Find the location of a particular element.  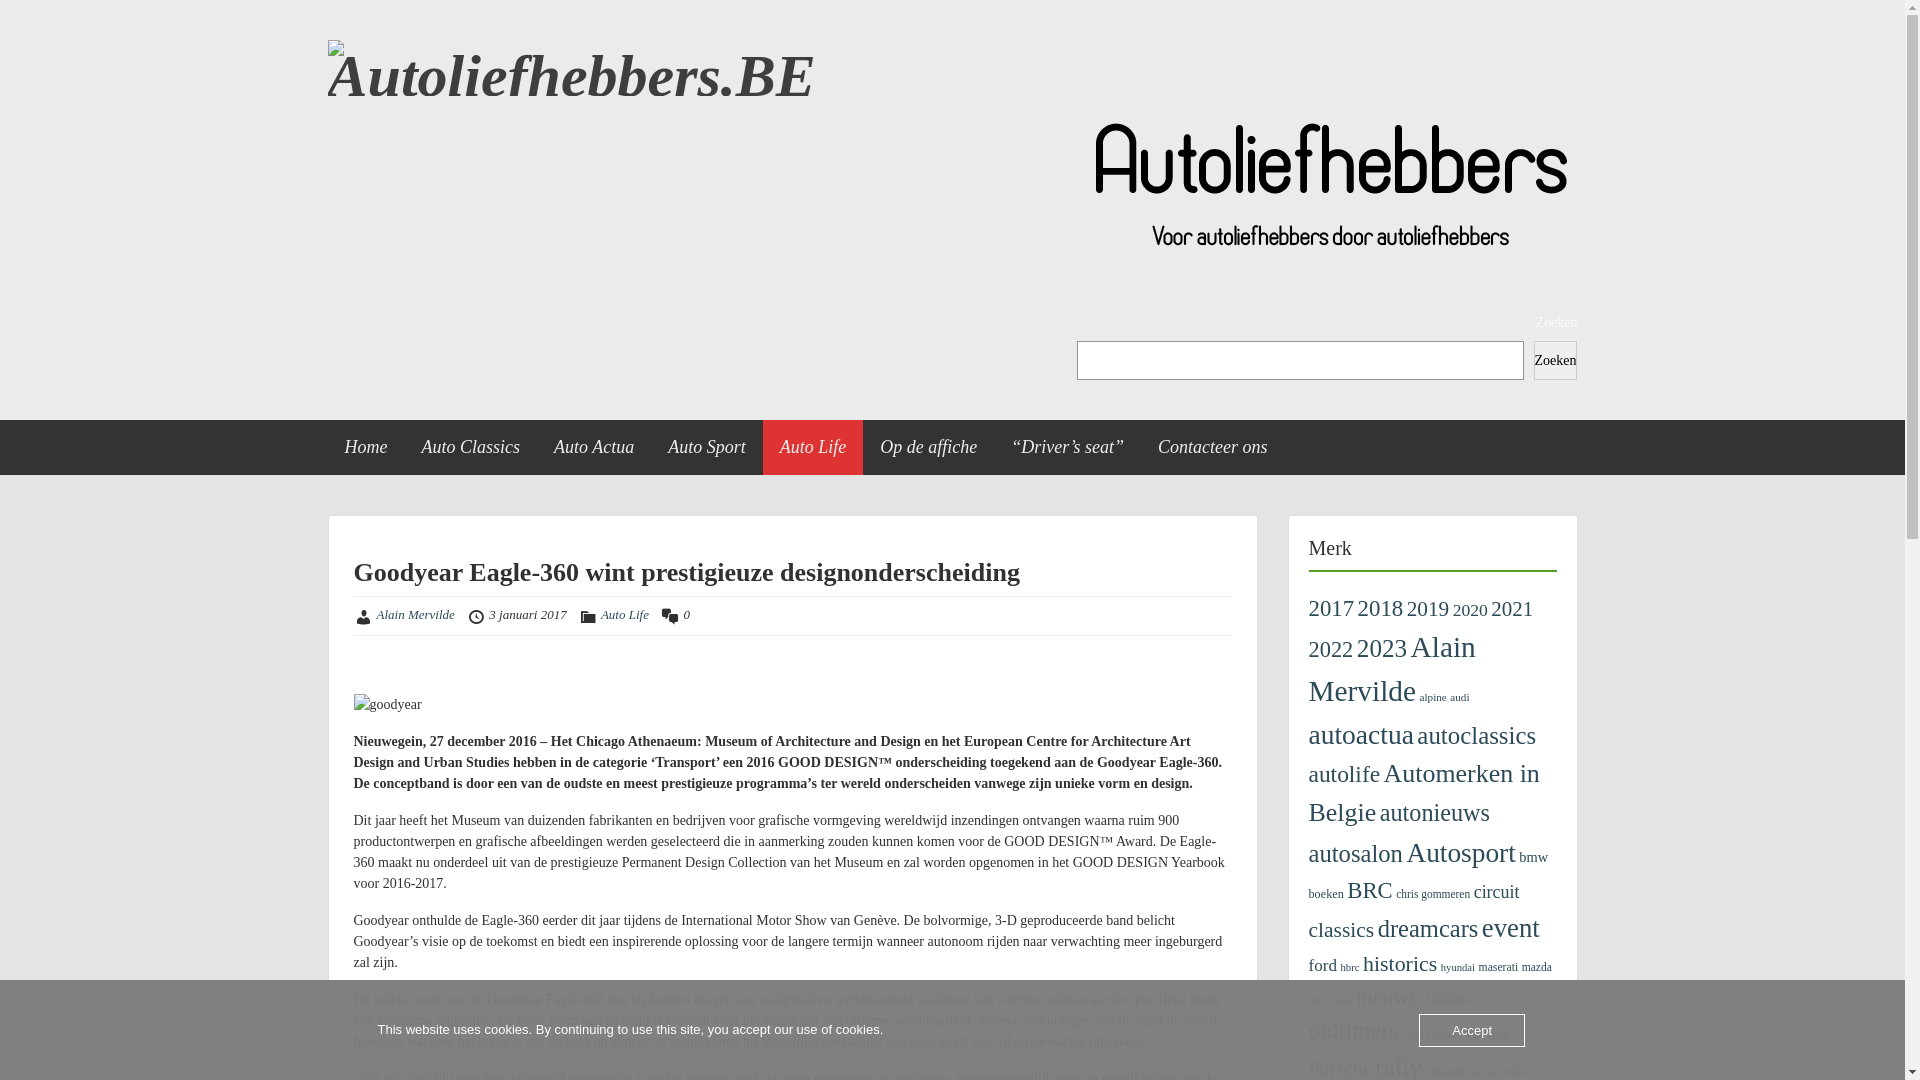

'autosalon' is located at coordinates (1354, 853).